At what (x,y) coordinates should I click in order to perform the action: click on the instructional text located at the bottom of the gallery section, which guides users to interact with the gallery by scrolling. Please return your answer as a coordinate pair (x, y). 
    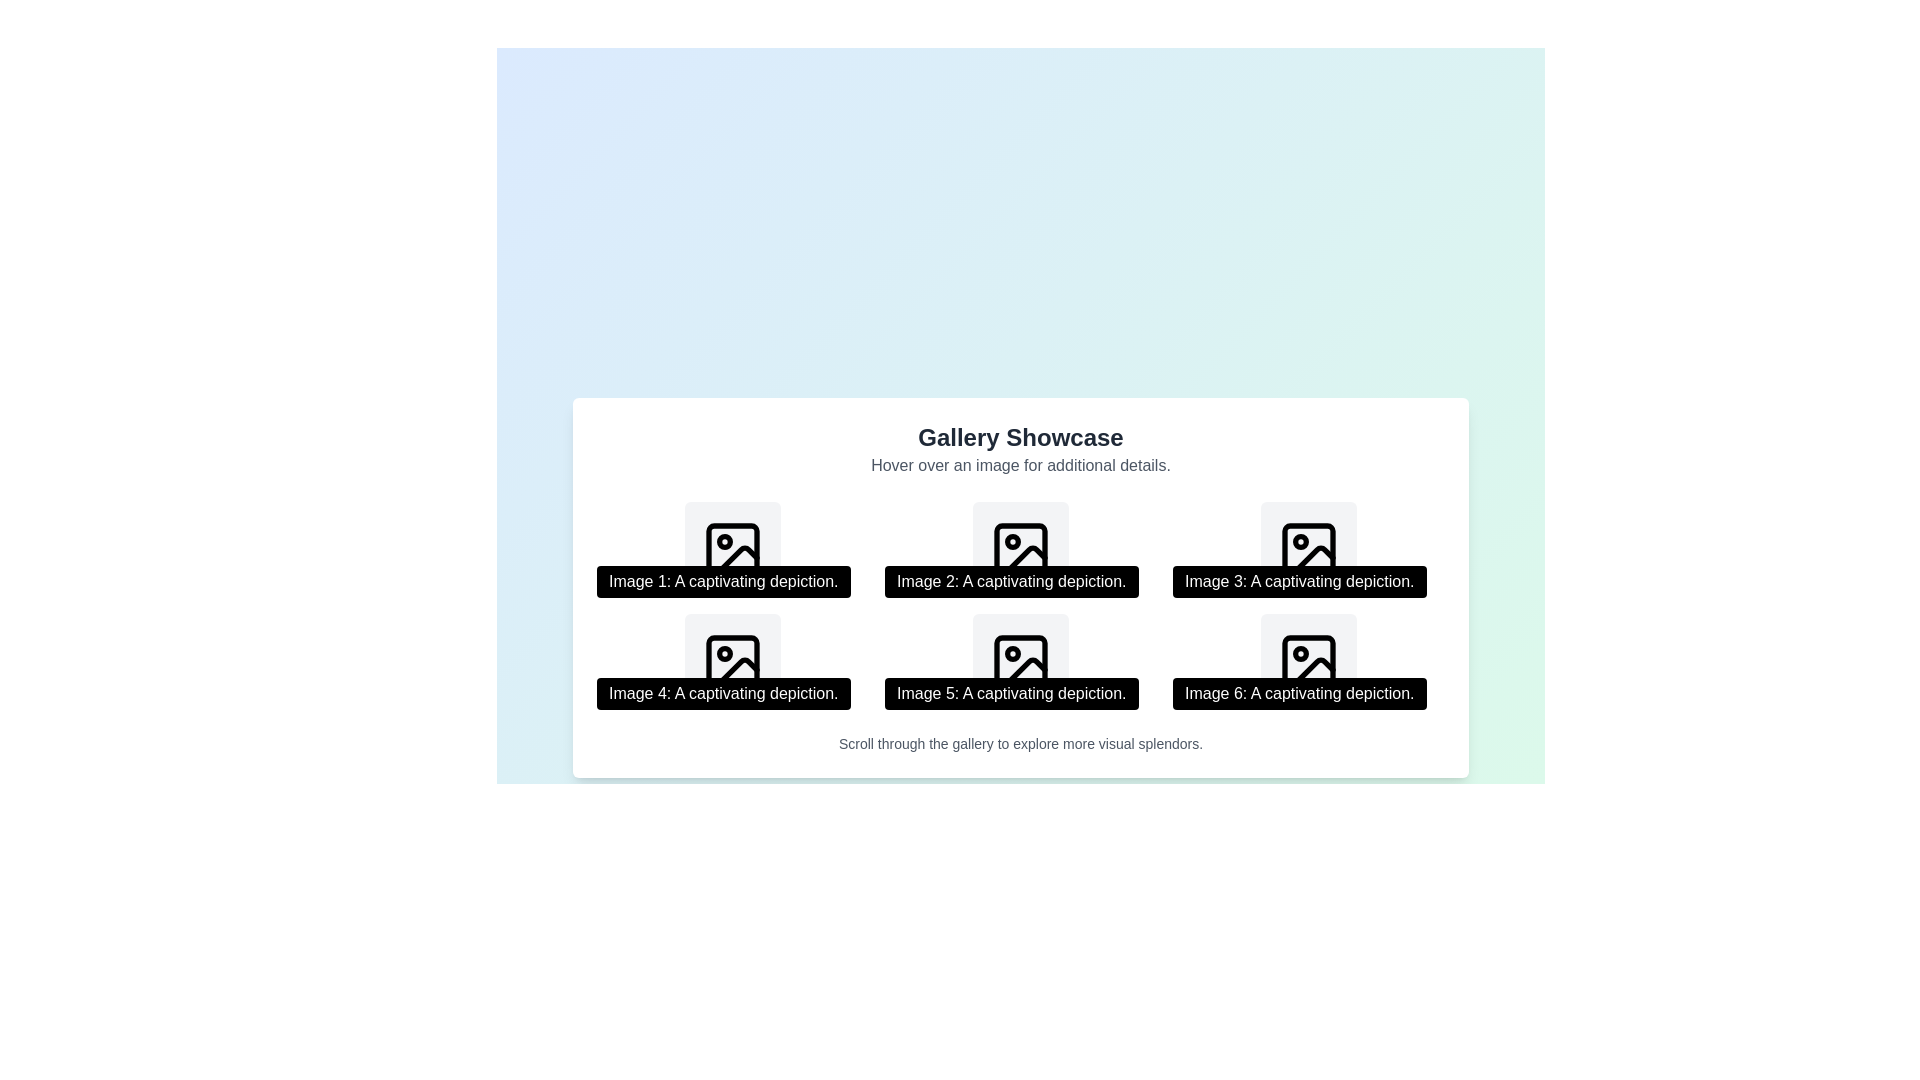
    Looking at the image, I should click on (1021, 744).